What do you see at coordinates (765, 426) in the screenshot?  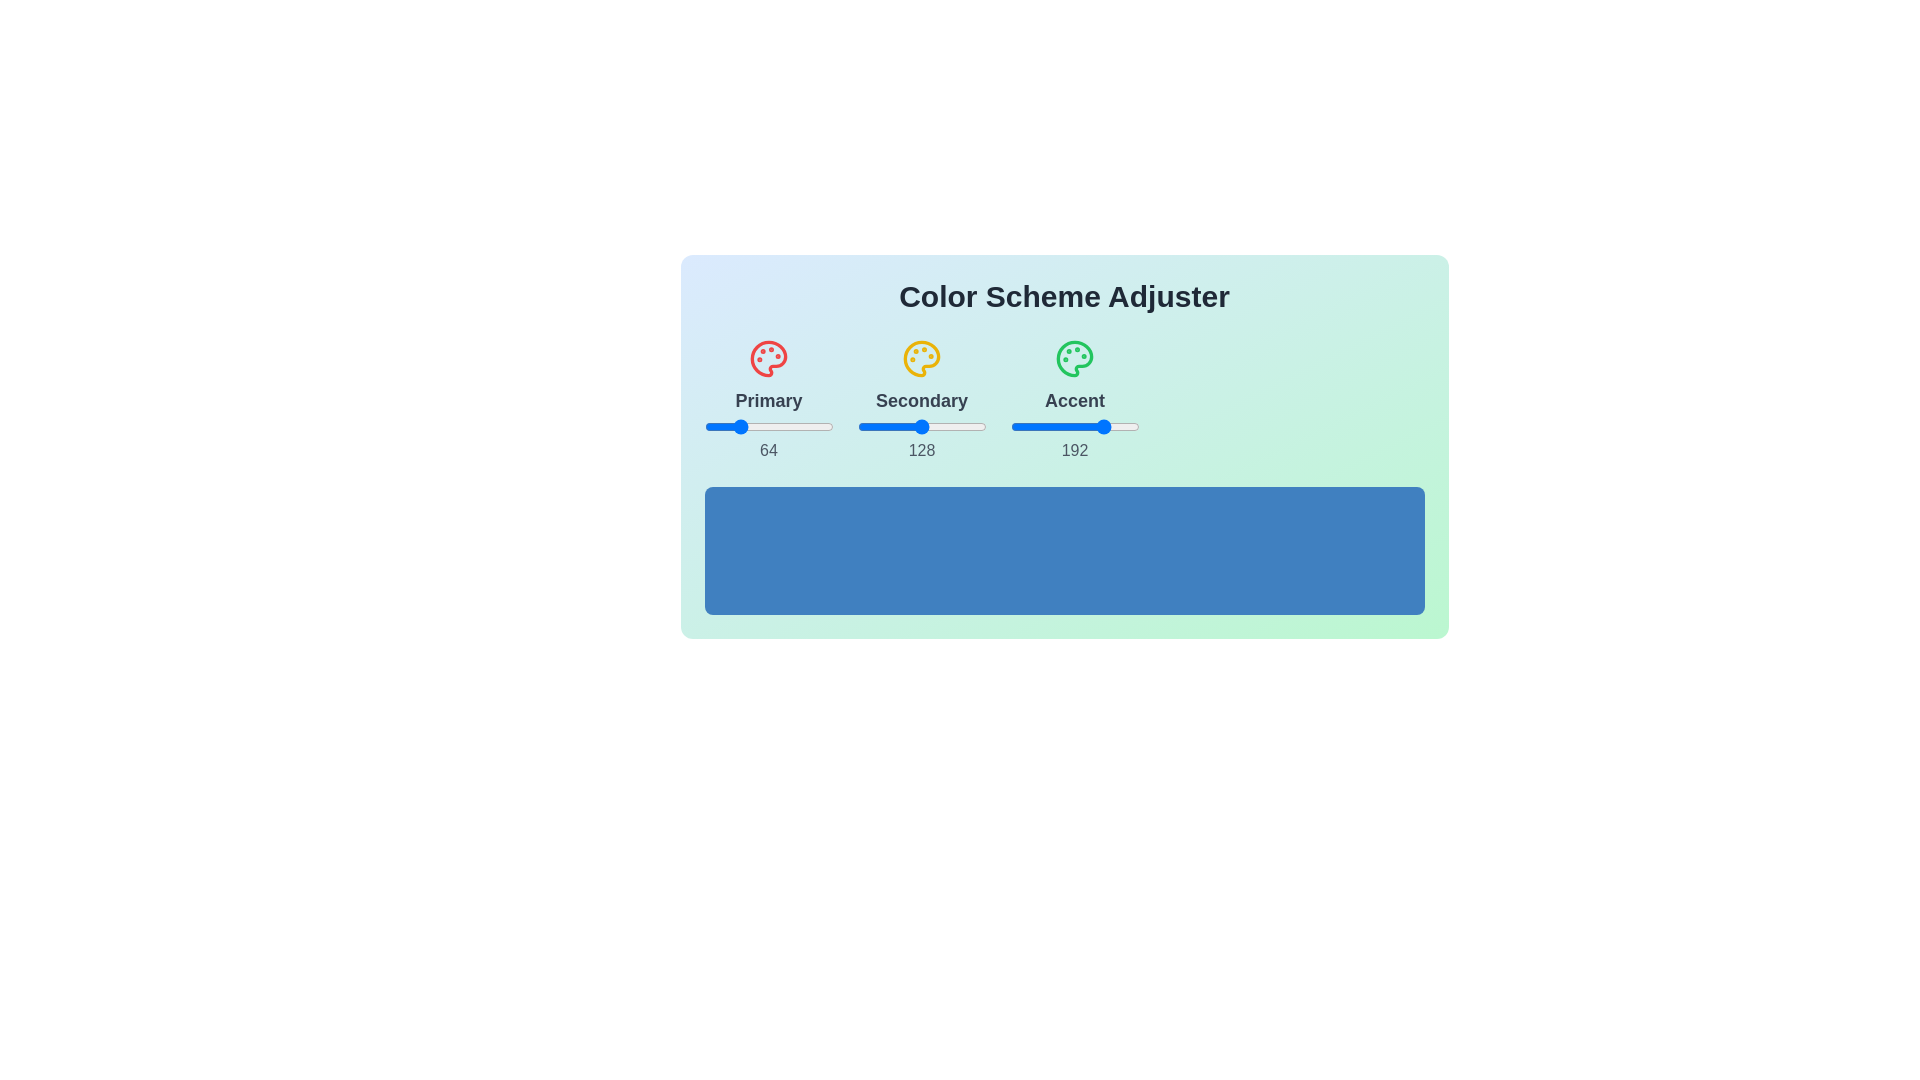 I see `the primary slider to set its value to 123` at bounding box center [765, 426].